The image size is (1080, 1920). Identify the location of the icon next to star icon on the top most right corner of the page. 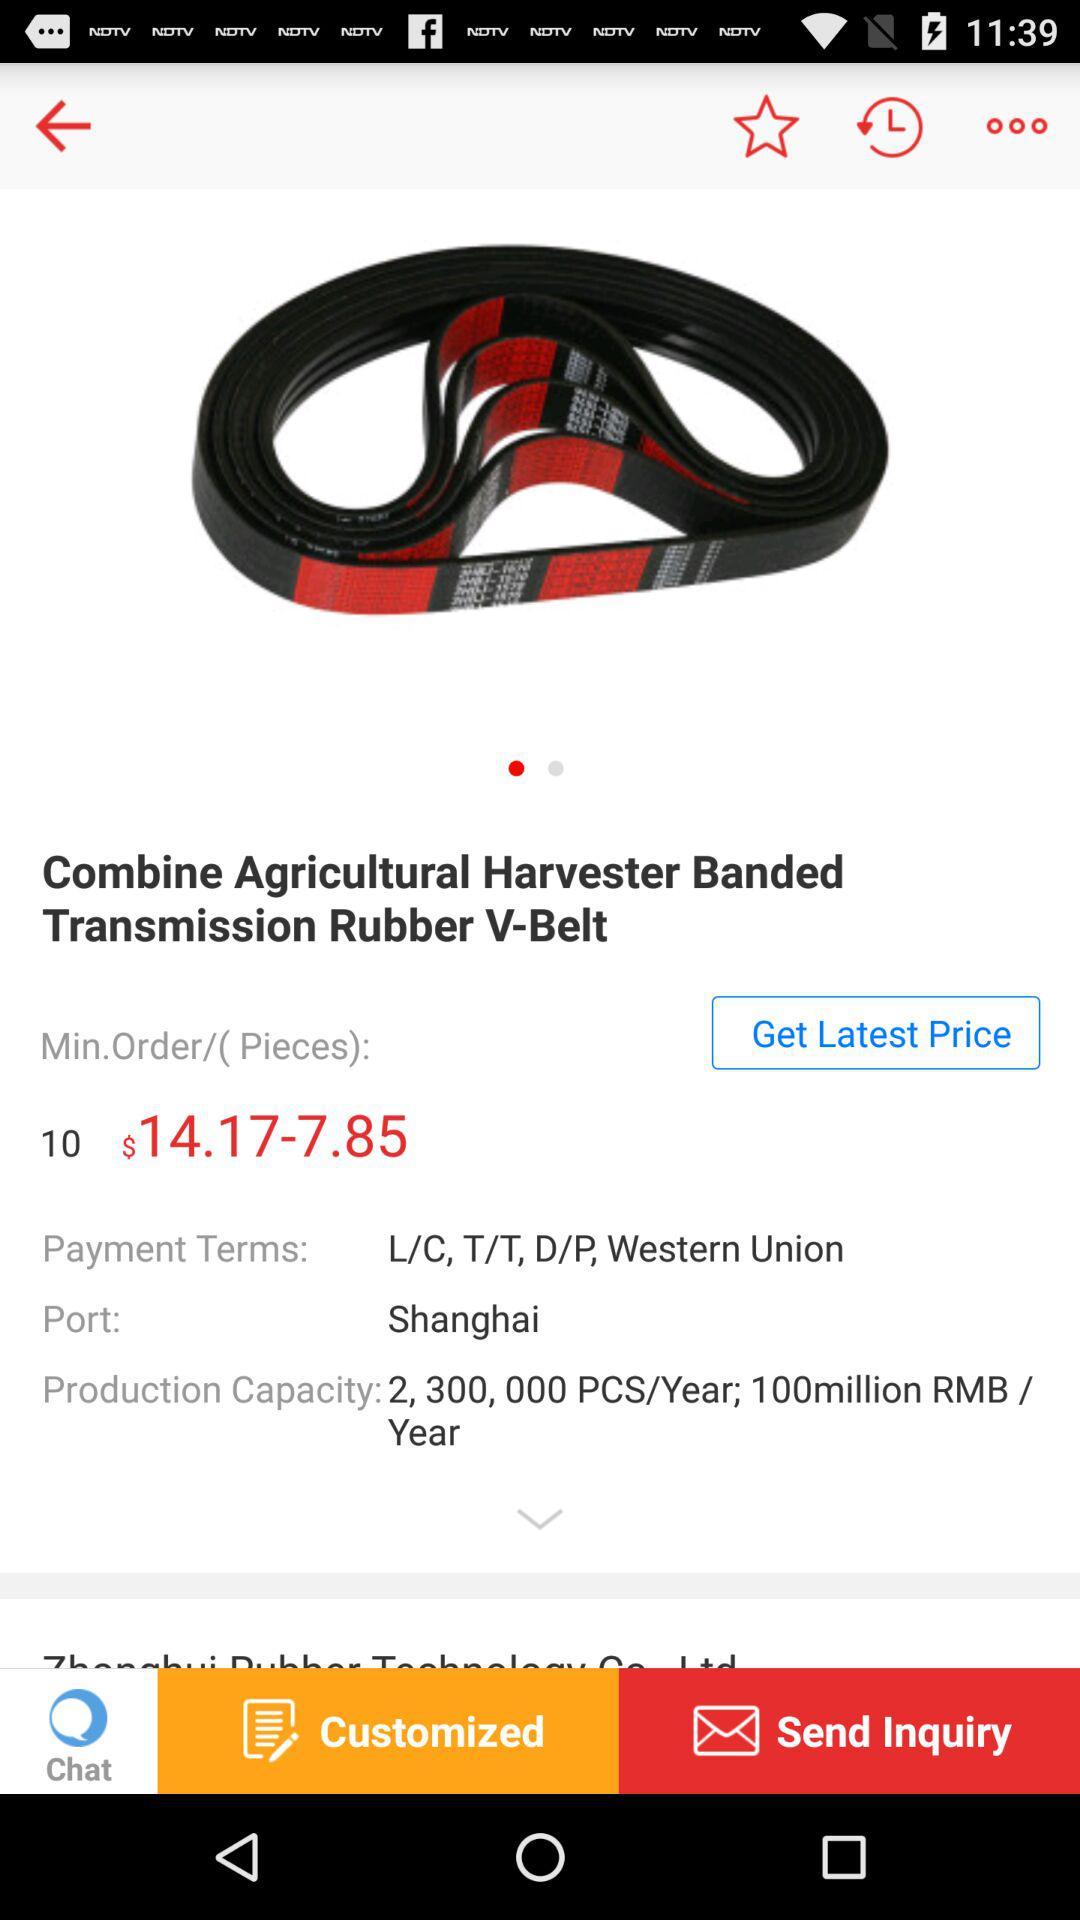
(890, 124).